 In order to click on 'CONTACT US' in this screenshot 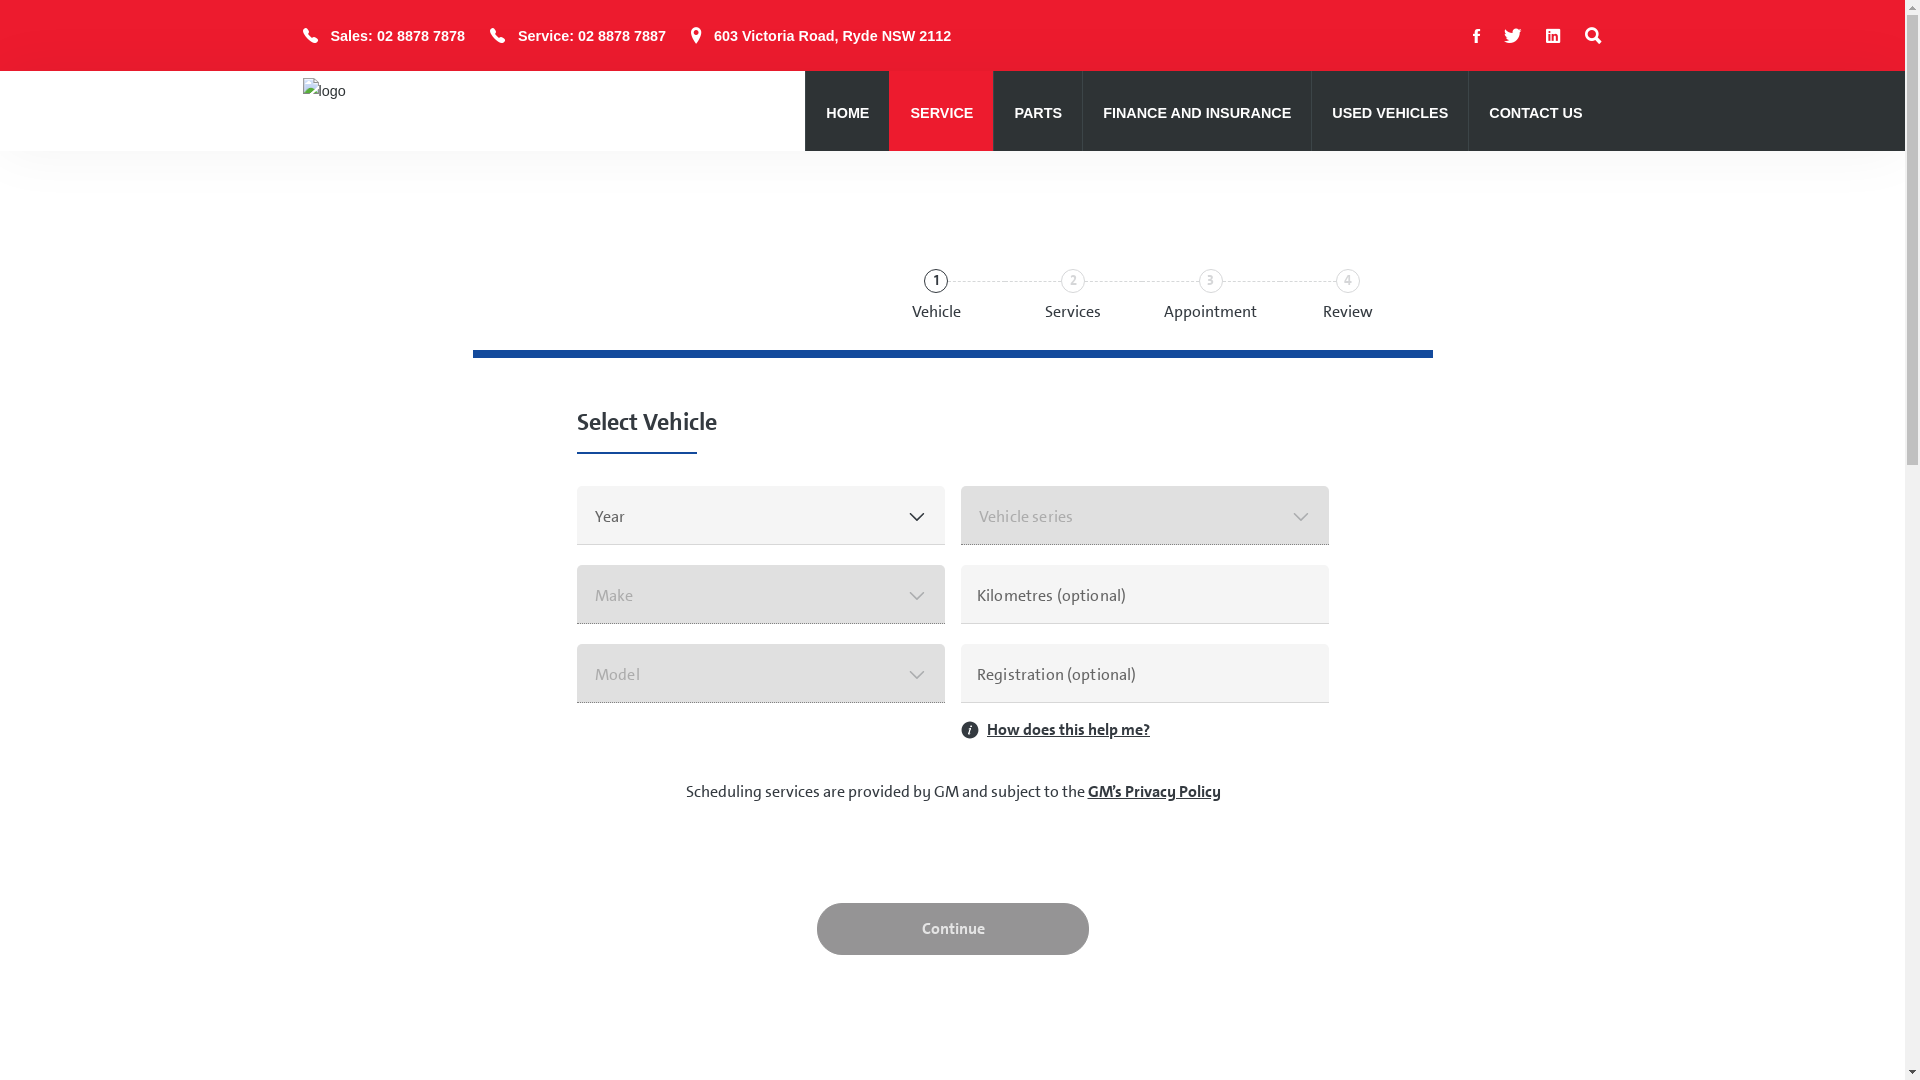, I will do `click(1534, 112)`.